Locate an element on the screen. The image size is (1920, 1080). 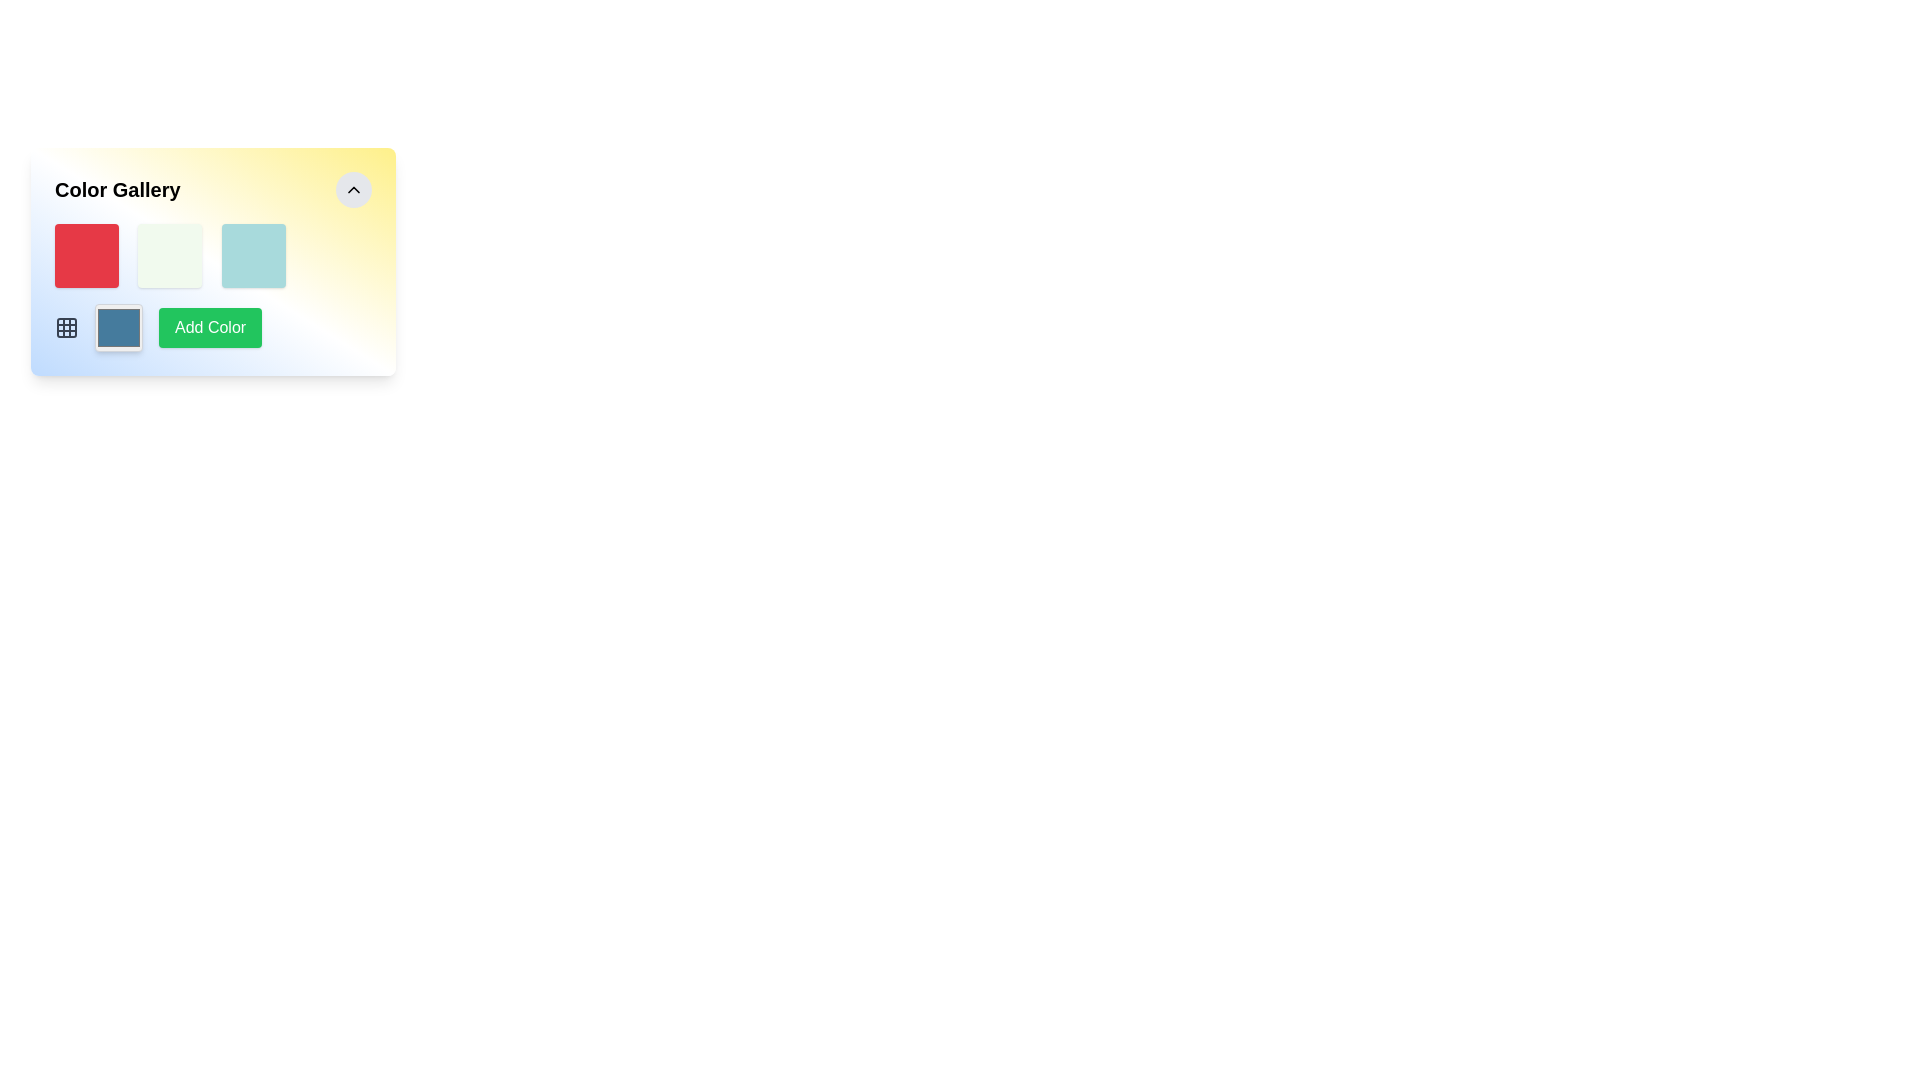
the button located in the lower central section of the 'Color Gallery' card interface is located at coordinates (213, 288).